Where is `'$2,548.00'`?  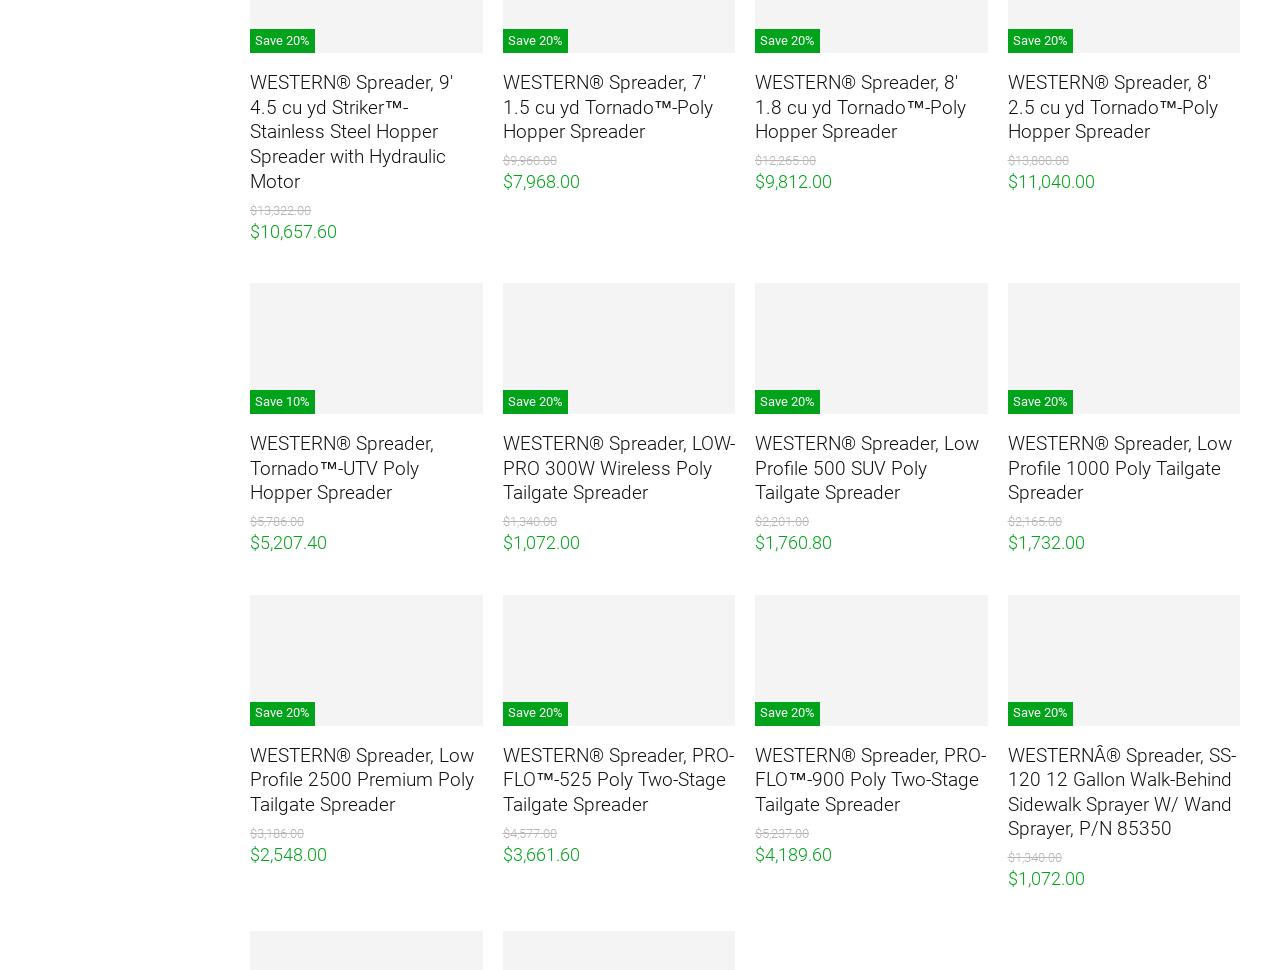 '$2,548.00' is located at coordinates (287, 852).